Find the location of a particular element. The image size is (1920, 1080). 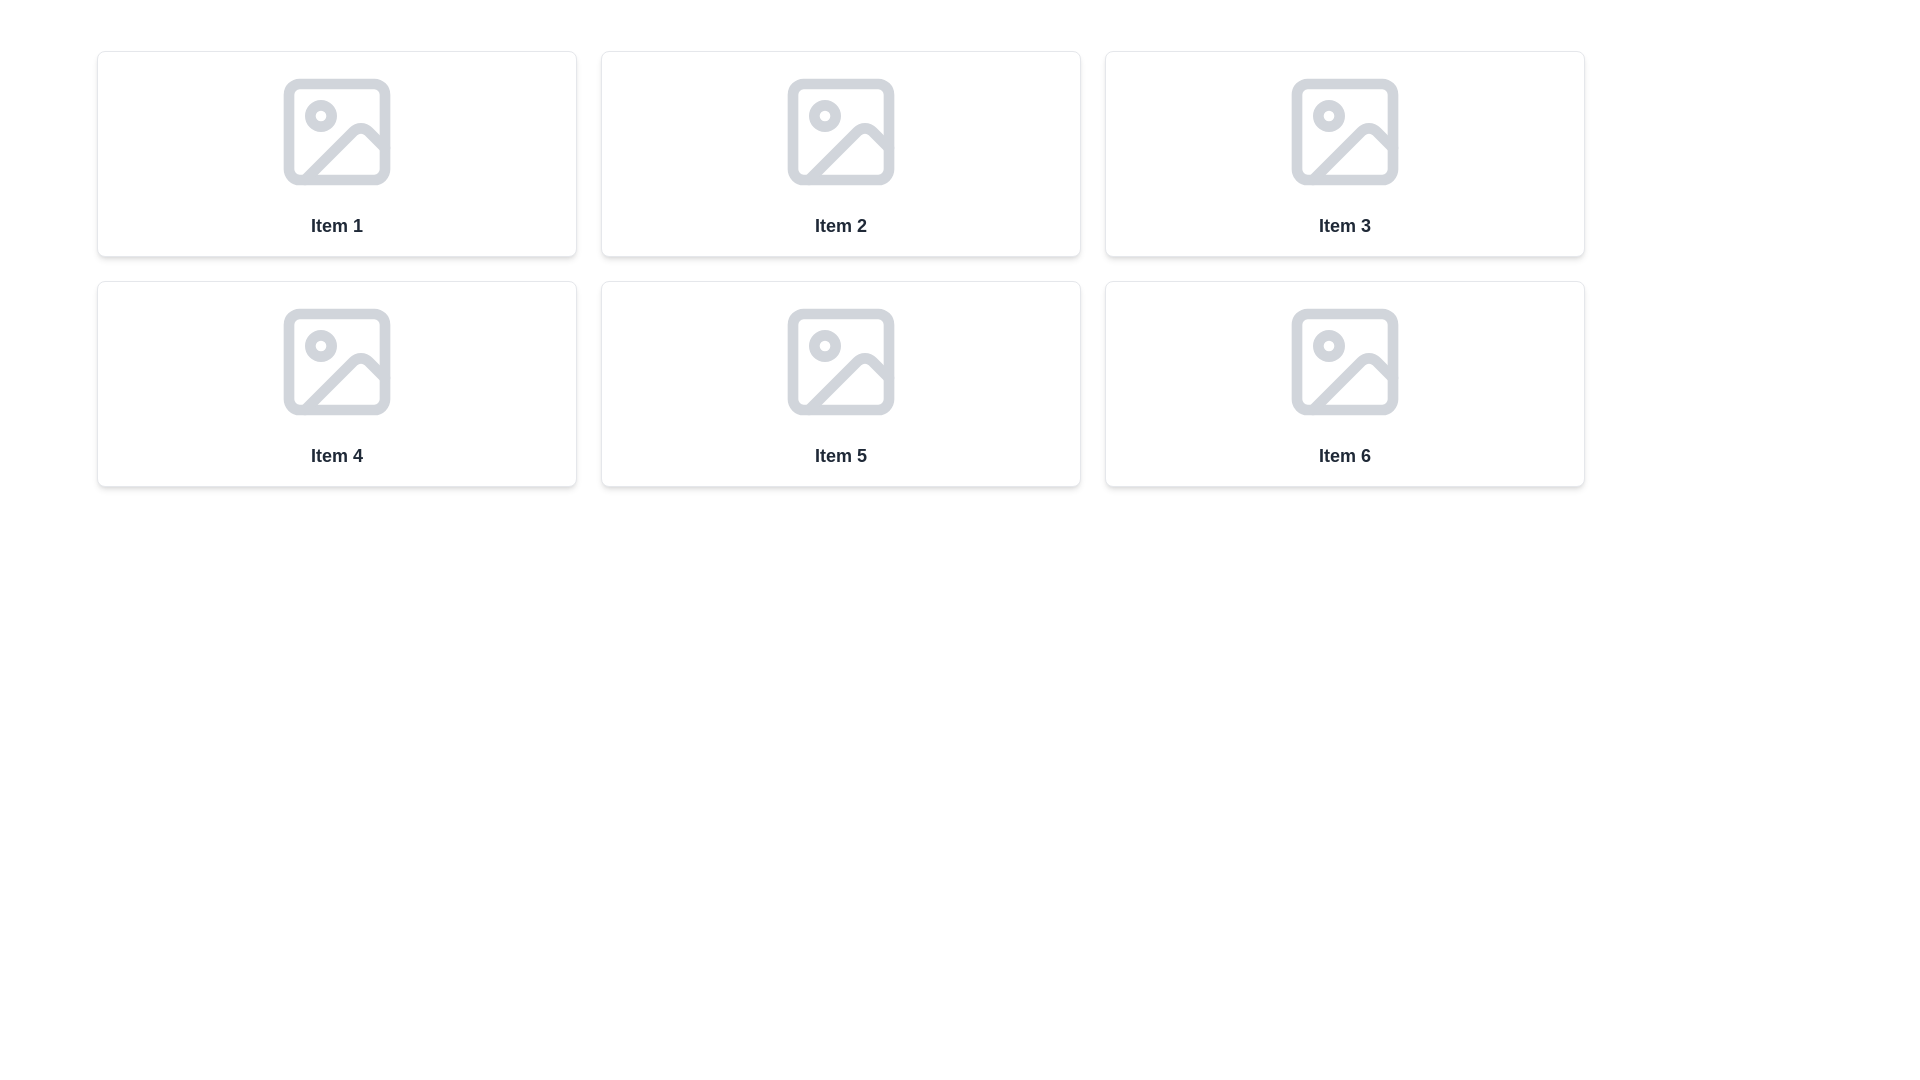

the Text label that indicates the identifier or description of the card, located in the second row, third column of a two-row grid view is located at coordinates (840, 455).